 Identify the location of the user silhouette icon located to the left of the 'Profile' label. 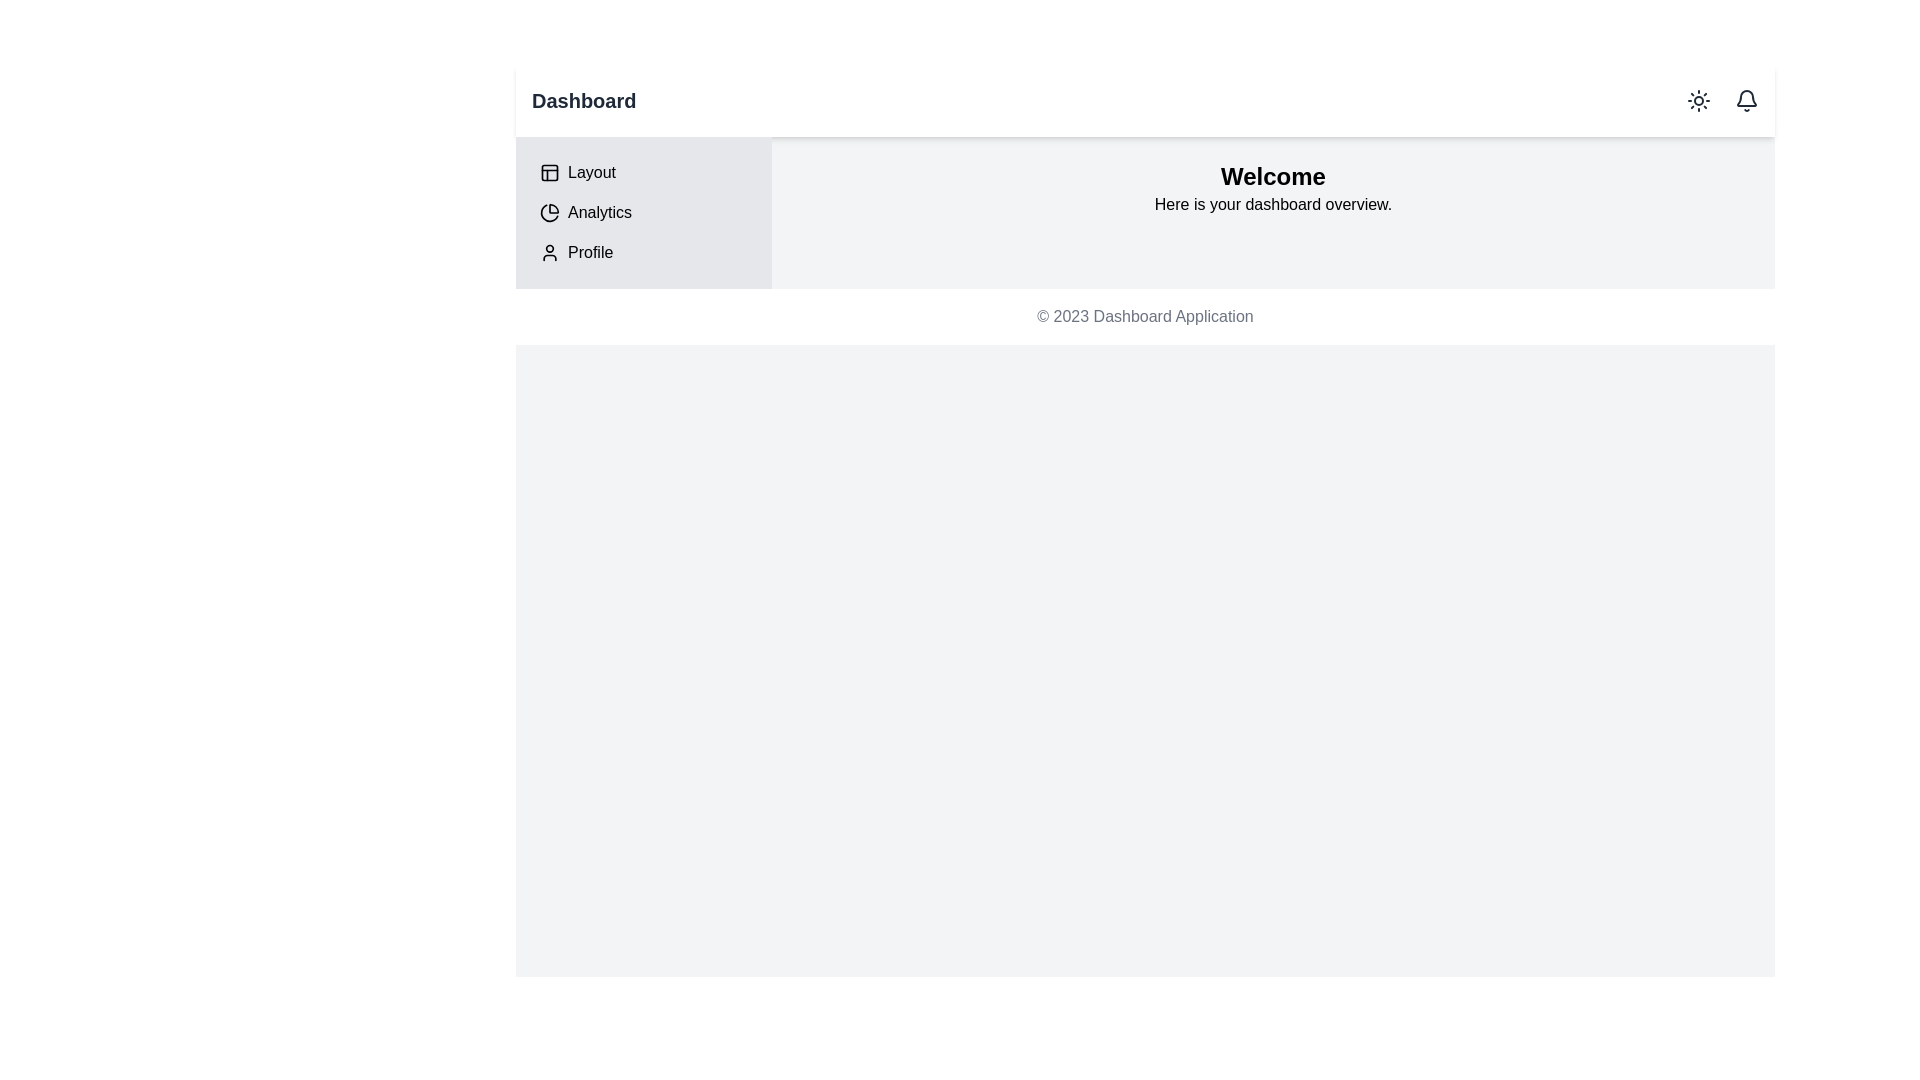
(550, 252).